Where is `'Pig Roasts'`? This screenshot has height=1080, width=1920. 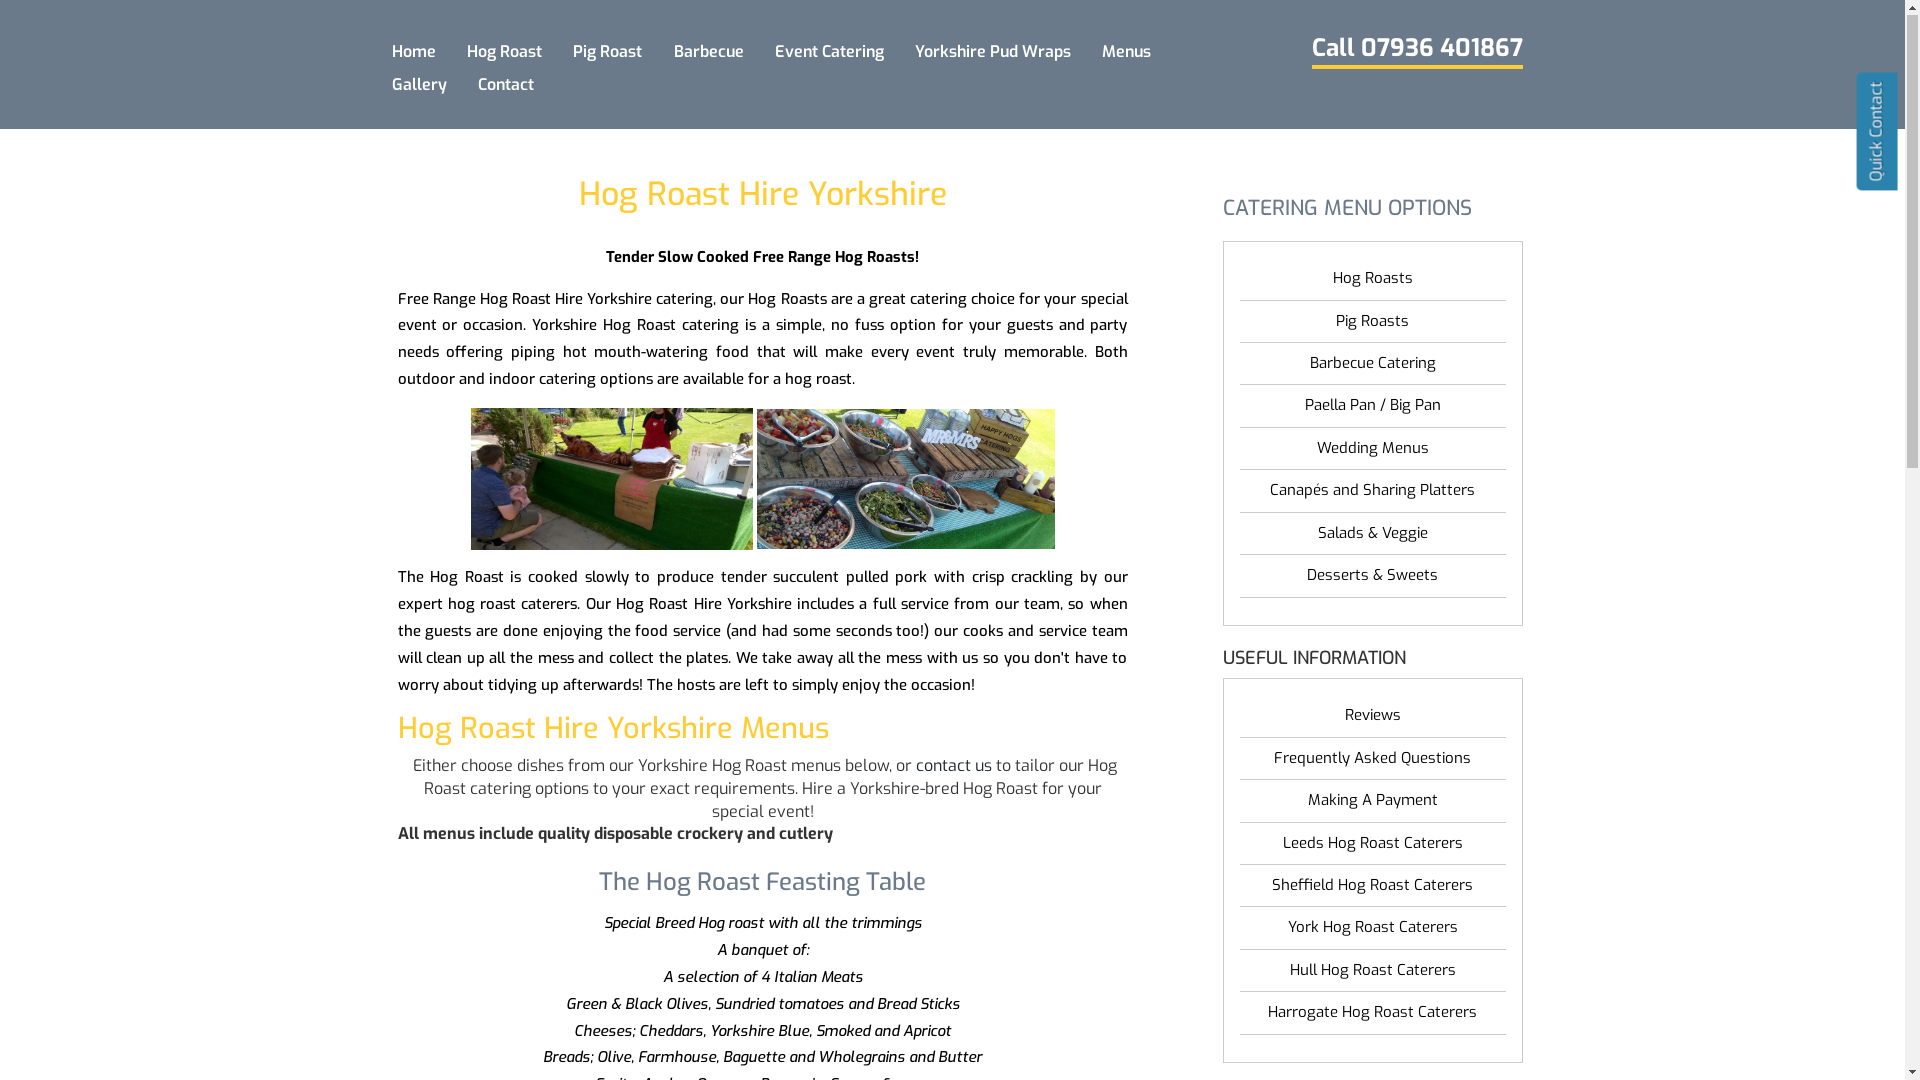
'Pig Roasts' is located at coordinates (1371, 321).